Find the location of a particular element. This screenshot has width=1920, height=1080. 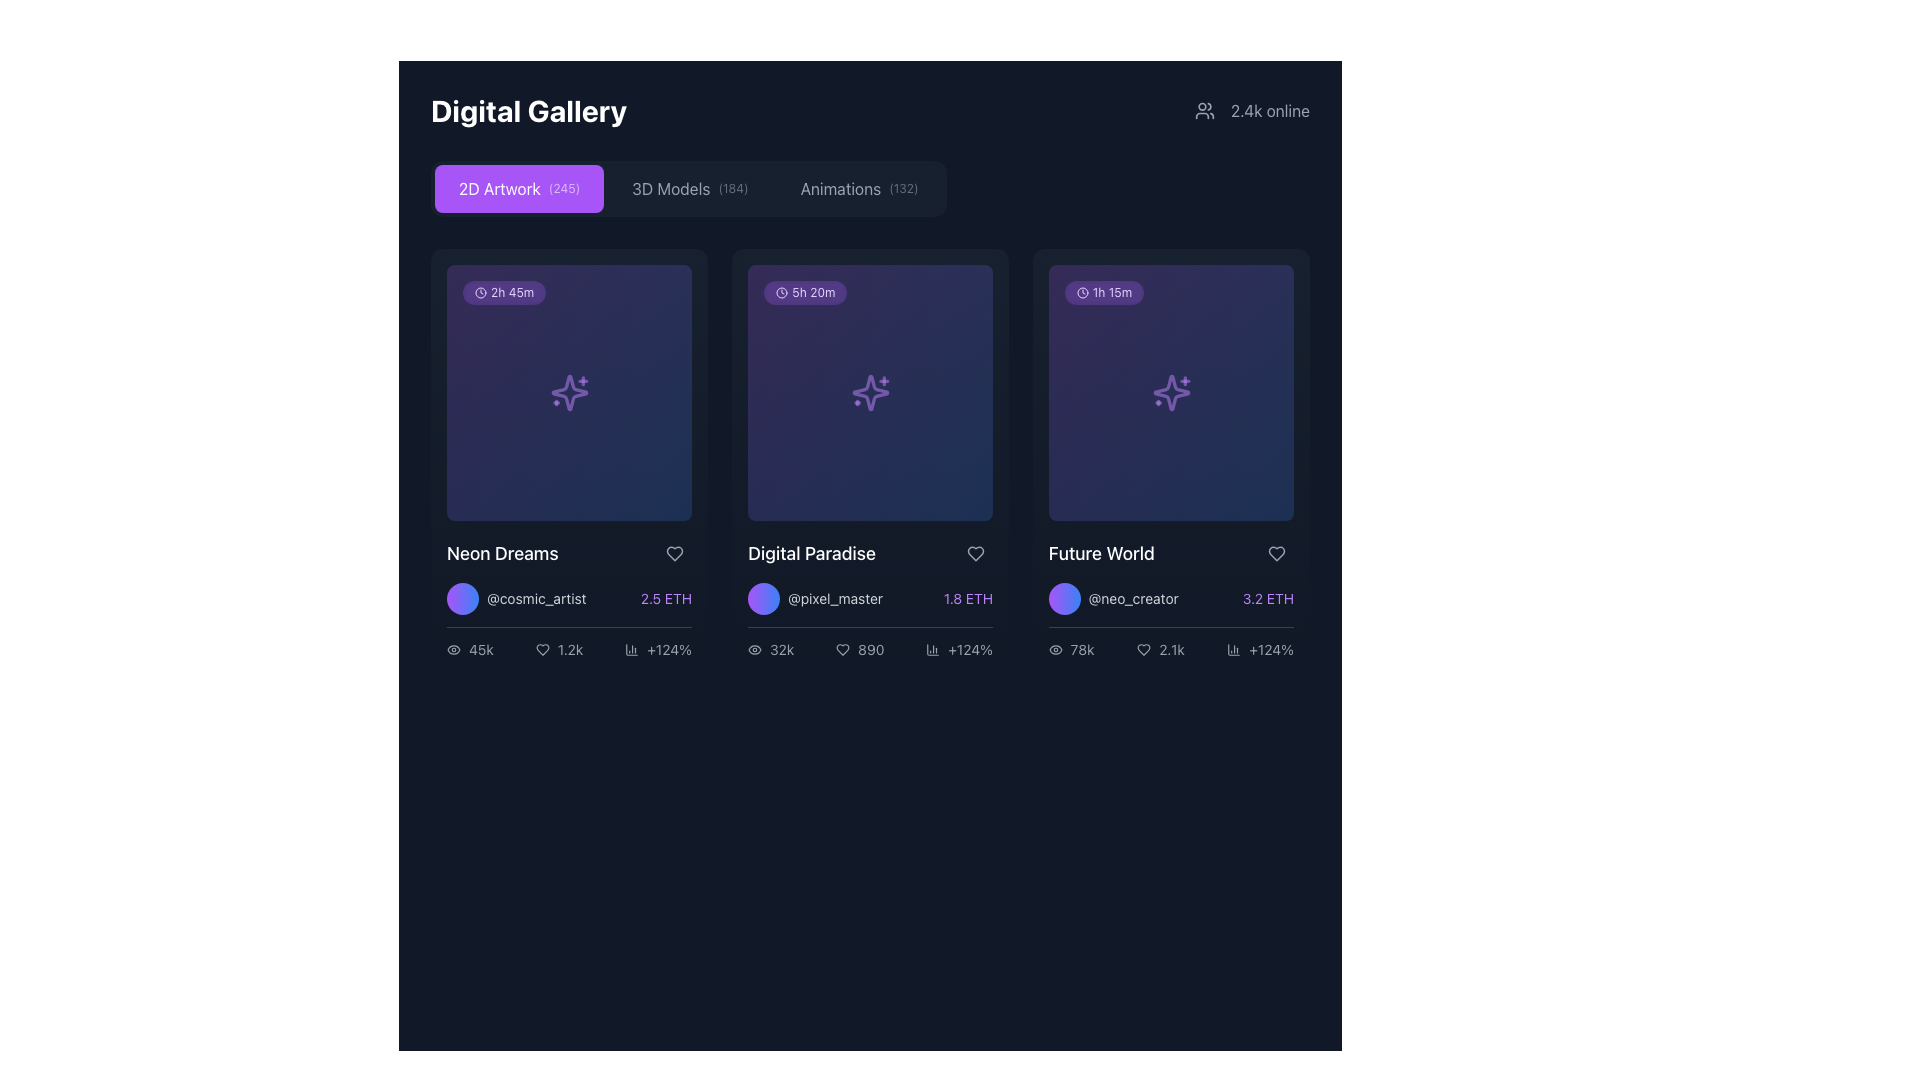

the small pill-shaped badge with a rounded purple background and a clock icon displaying '2h 45m' located at the top-left corner of the 'Neon Dreams' card is located at coordinates (504, 293).